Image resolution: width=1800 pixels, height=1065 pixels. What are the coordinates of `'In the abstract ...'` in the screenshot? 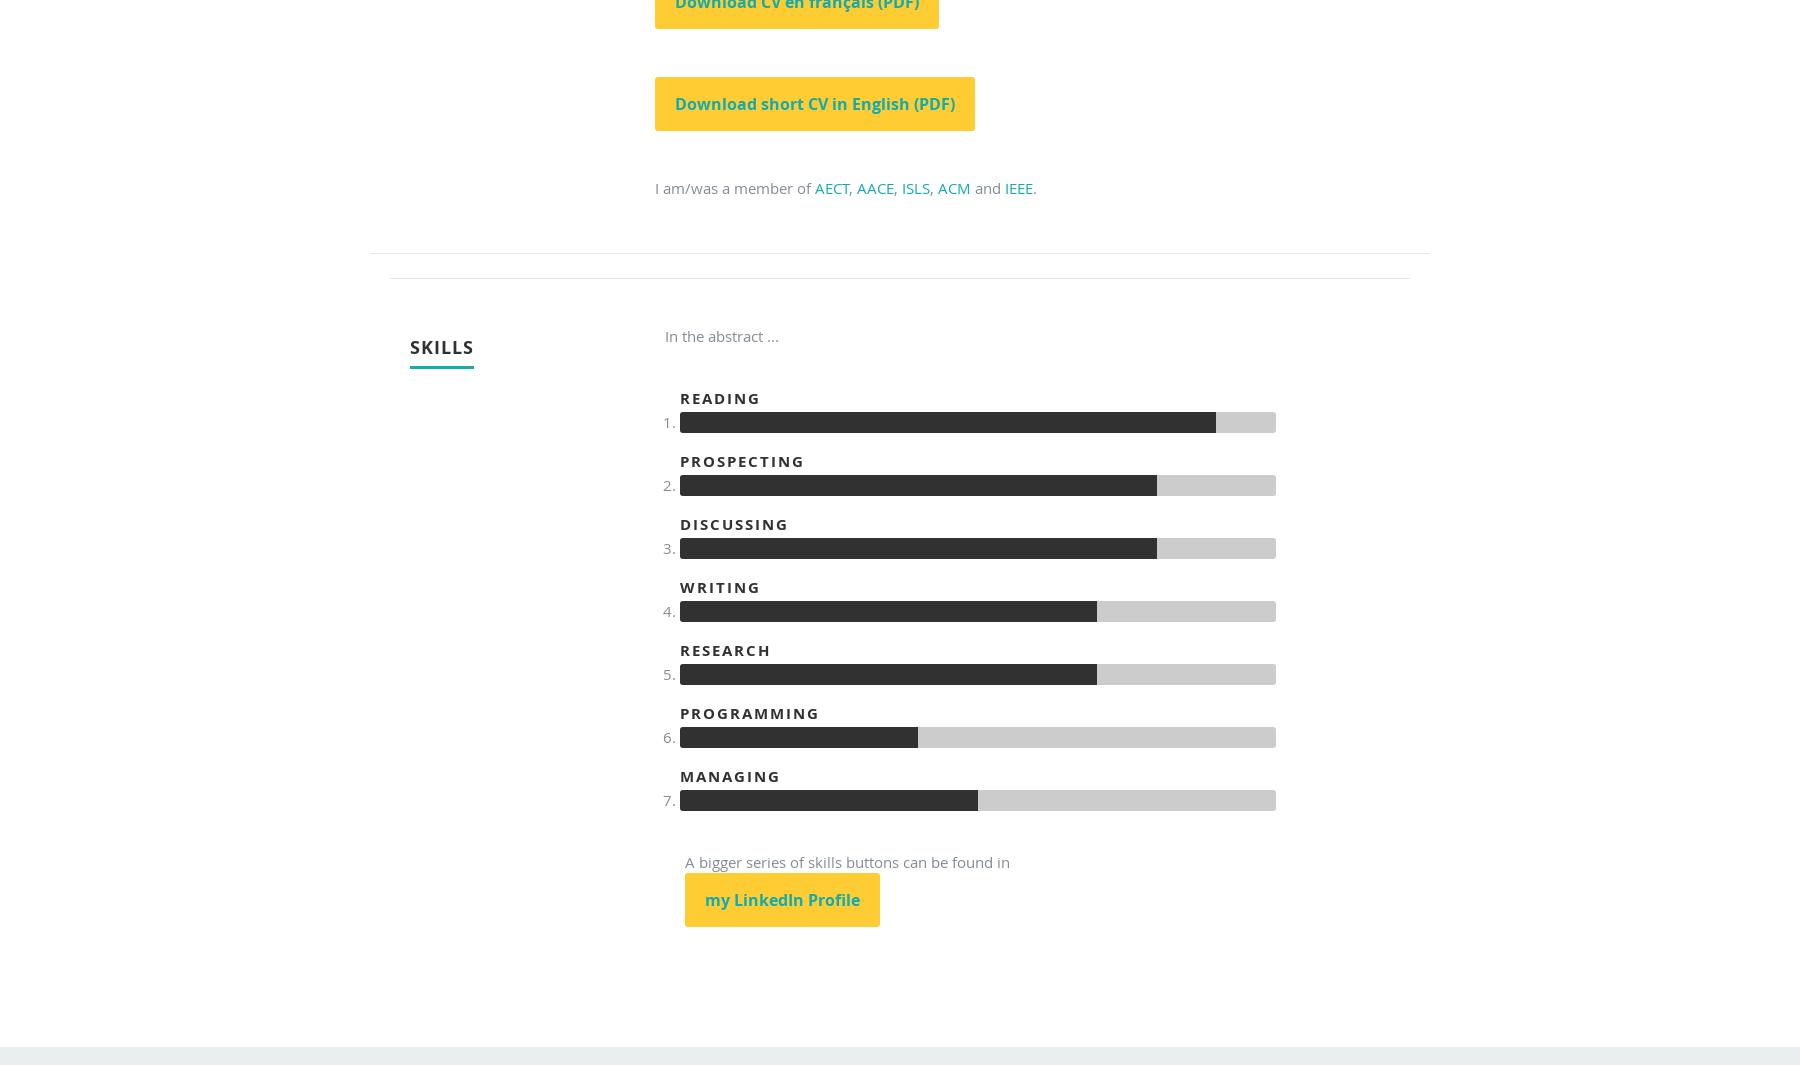 It's located at (664, 334).